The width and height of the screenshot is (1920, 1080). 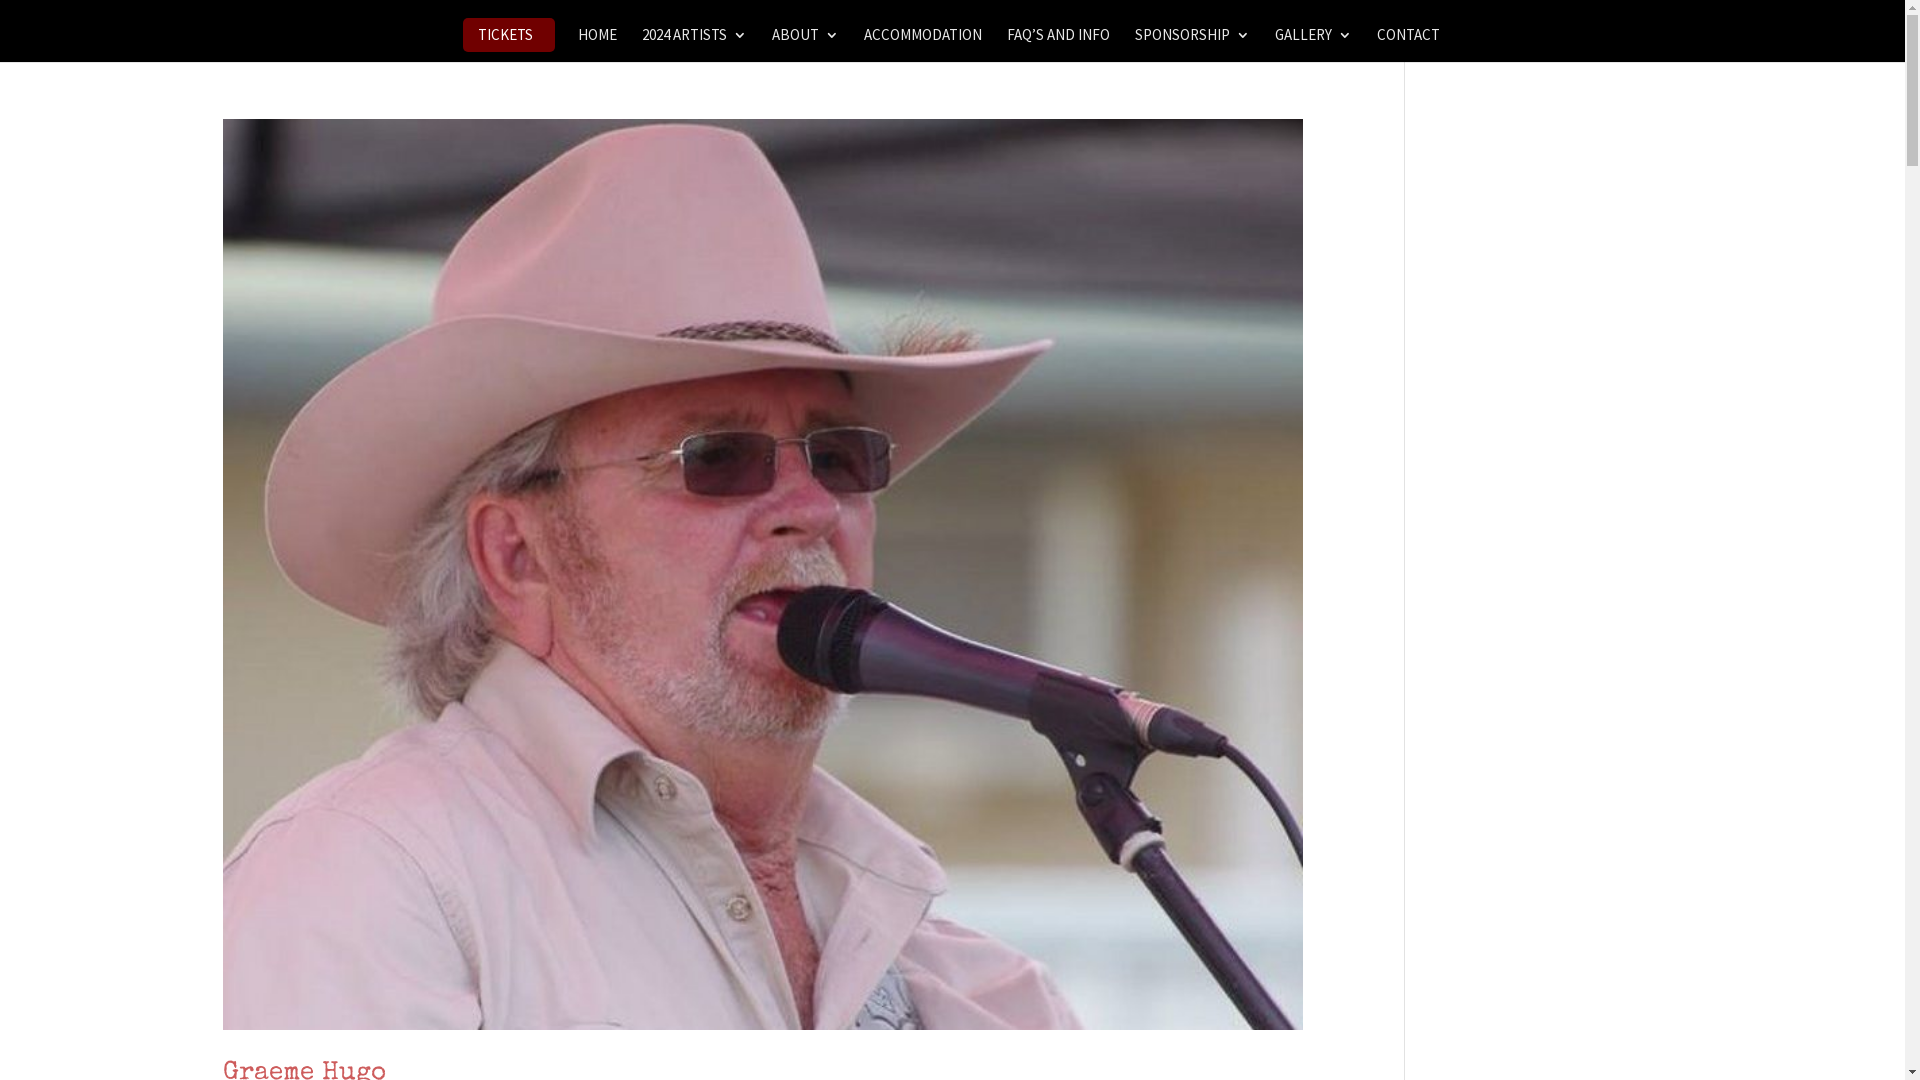 What do you see at coordinates (596, 43) in the screenshot?
I see `'HOME'` at bounding box center [596, 43].